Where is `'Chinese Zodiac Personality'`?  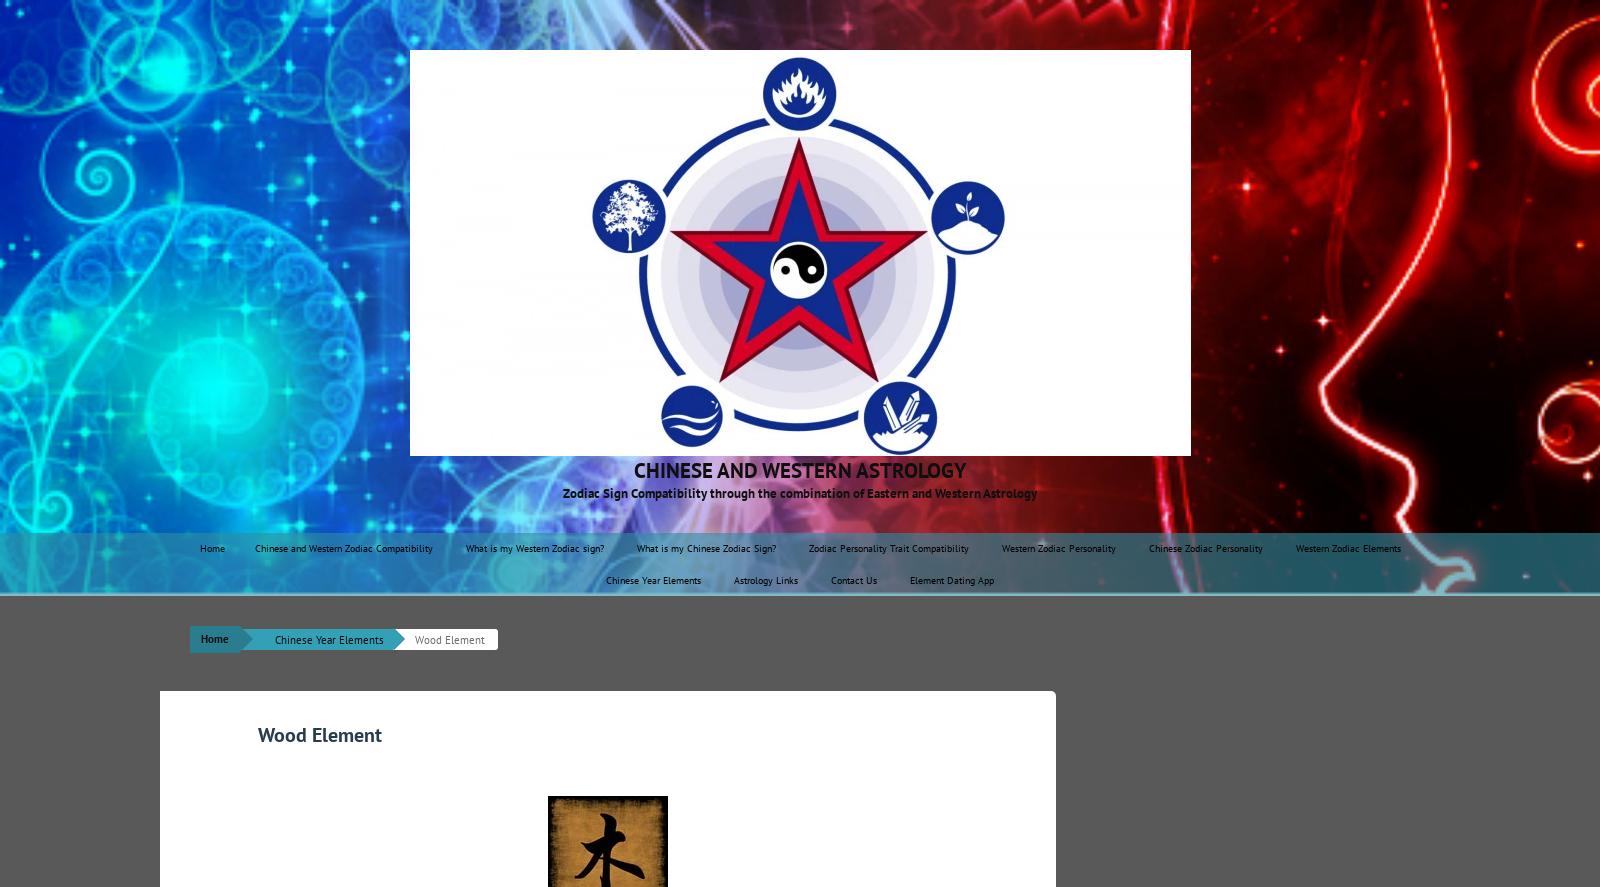
'Chinese Zodiac Personality' is located at coordinates (1203, 547).